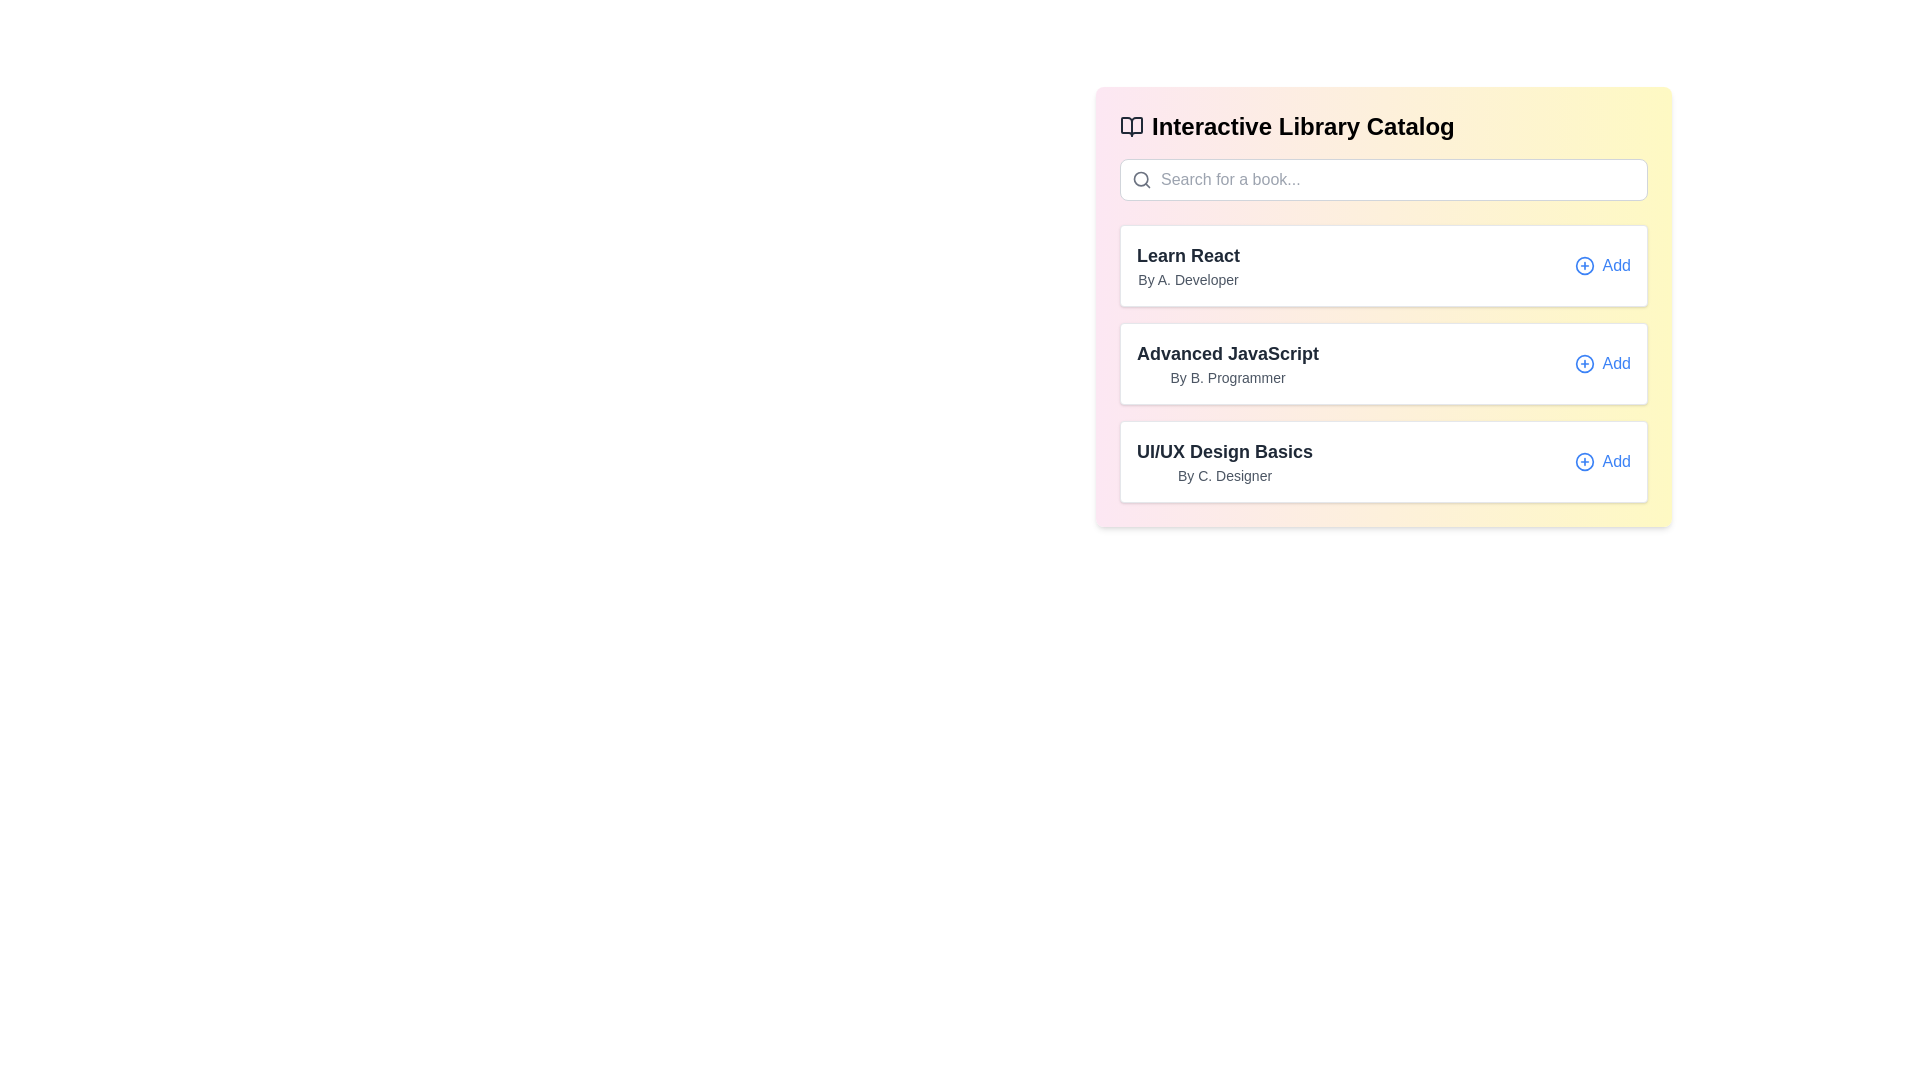 The image size is (1920, 1080). Describe the element at coordinates (1227, 363) in the screenshot. I see `the text element displaying 'Advanced JavaScript' by B. Programmer, which is the second item in a vertical list of book suggestions` at that location.